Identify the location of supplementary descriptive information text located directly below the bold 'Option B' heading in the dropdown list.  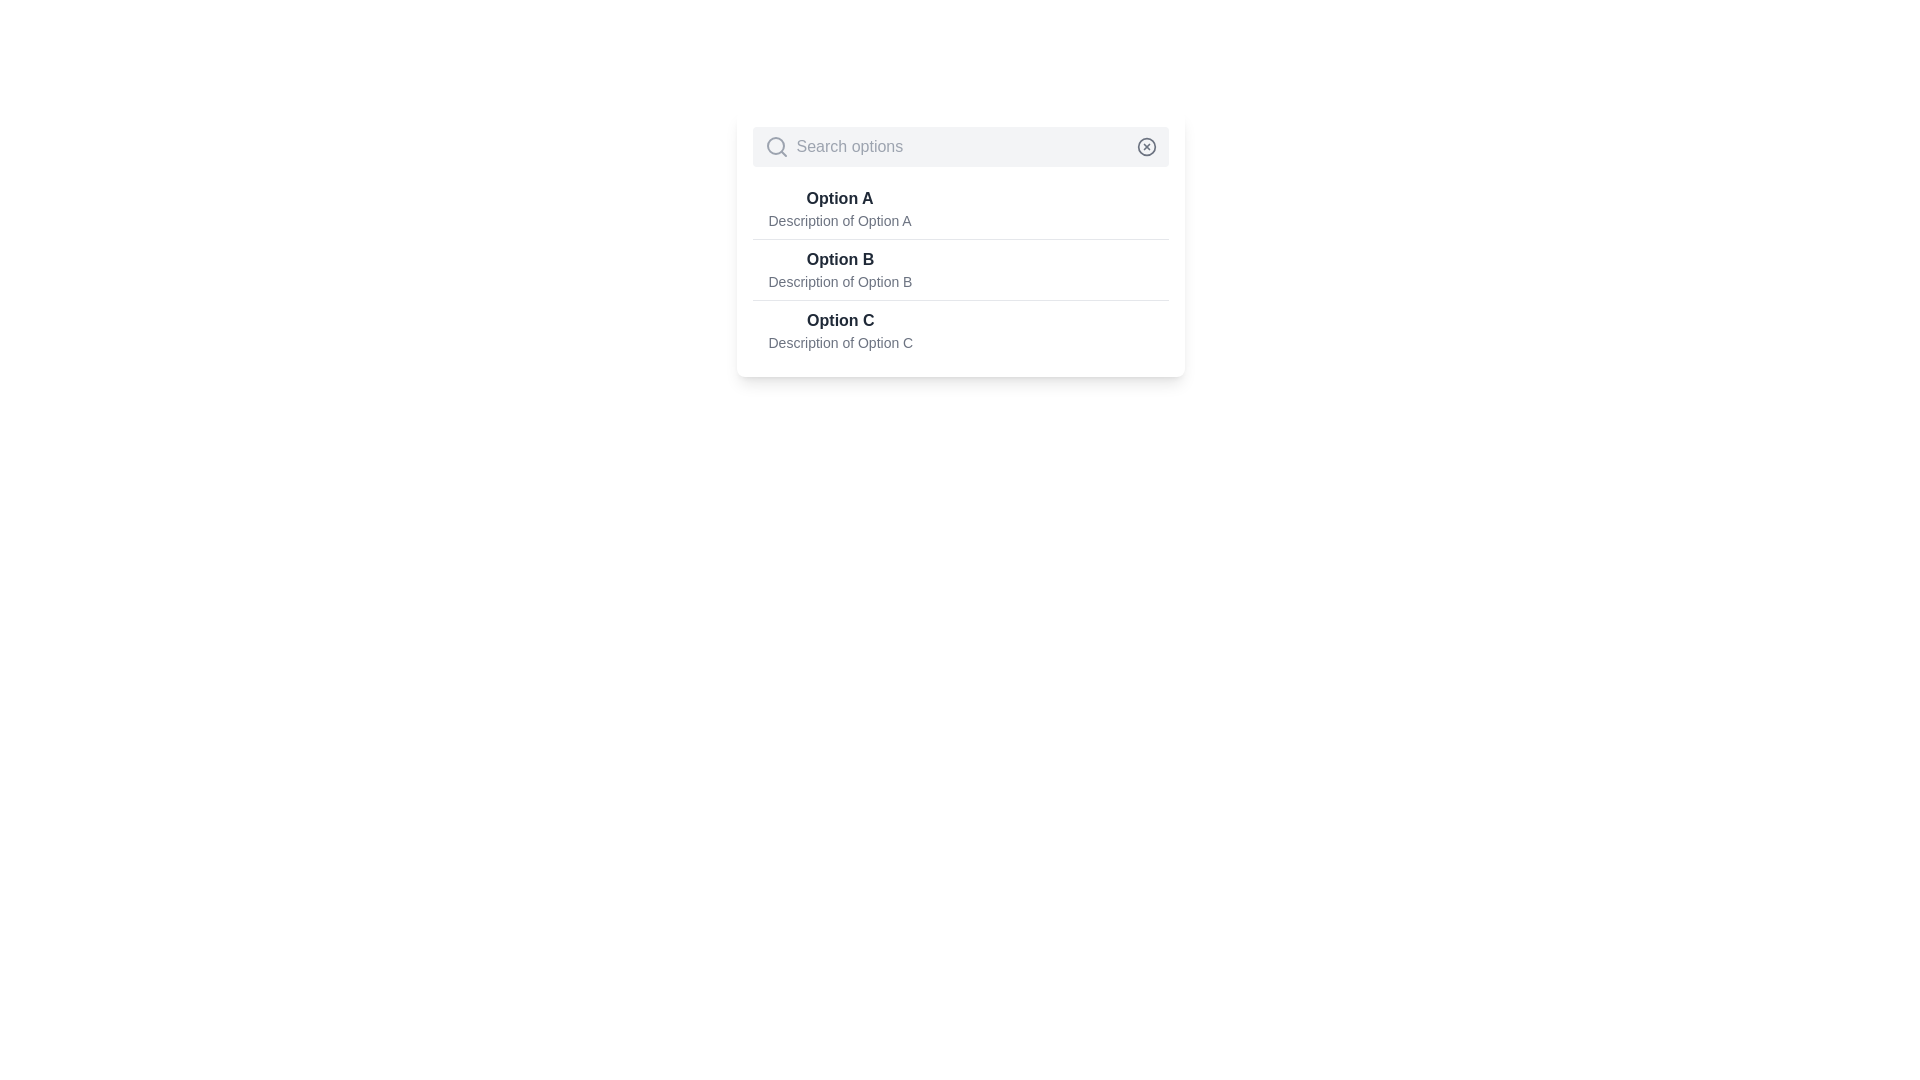
(840, 281).